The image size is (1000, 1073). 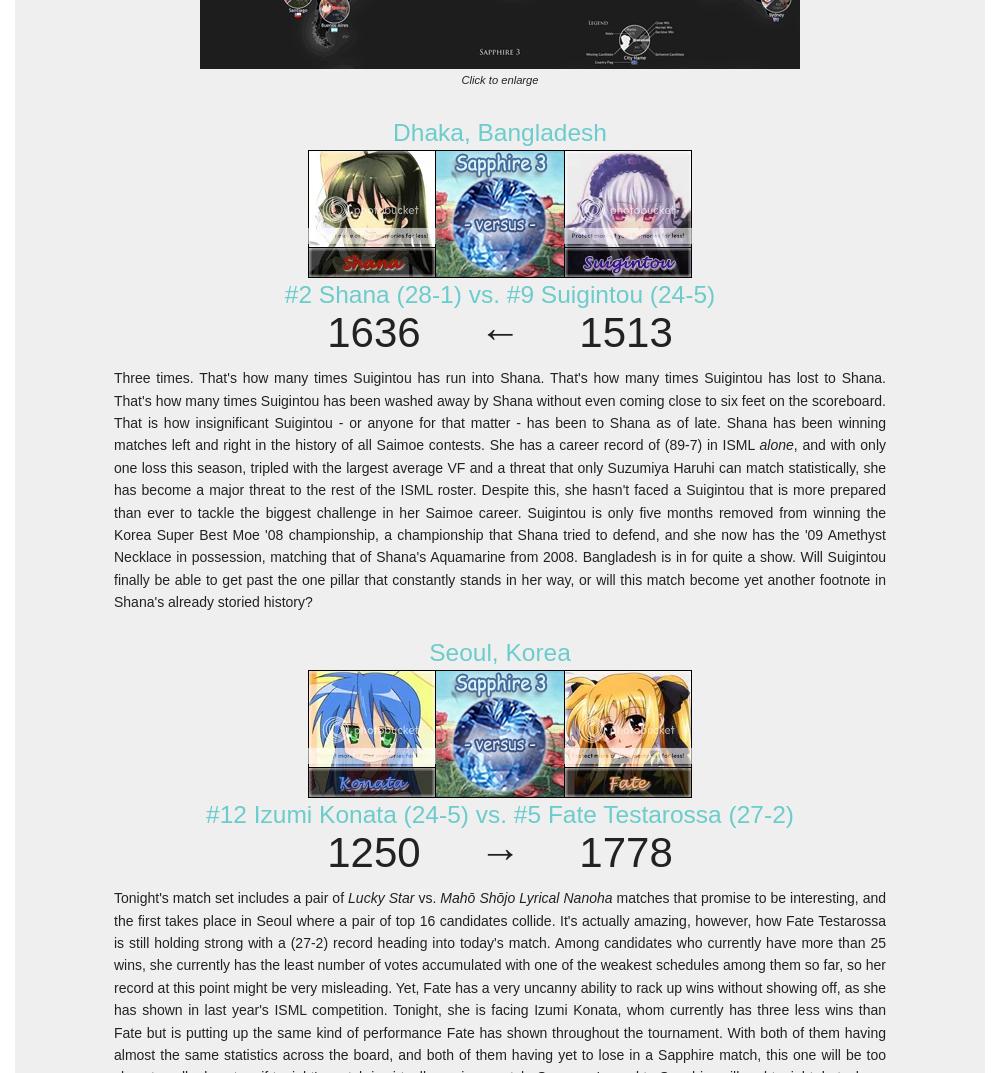 I want to click on 'Click to enlarge', so click(x=498, y=80).